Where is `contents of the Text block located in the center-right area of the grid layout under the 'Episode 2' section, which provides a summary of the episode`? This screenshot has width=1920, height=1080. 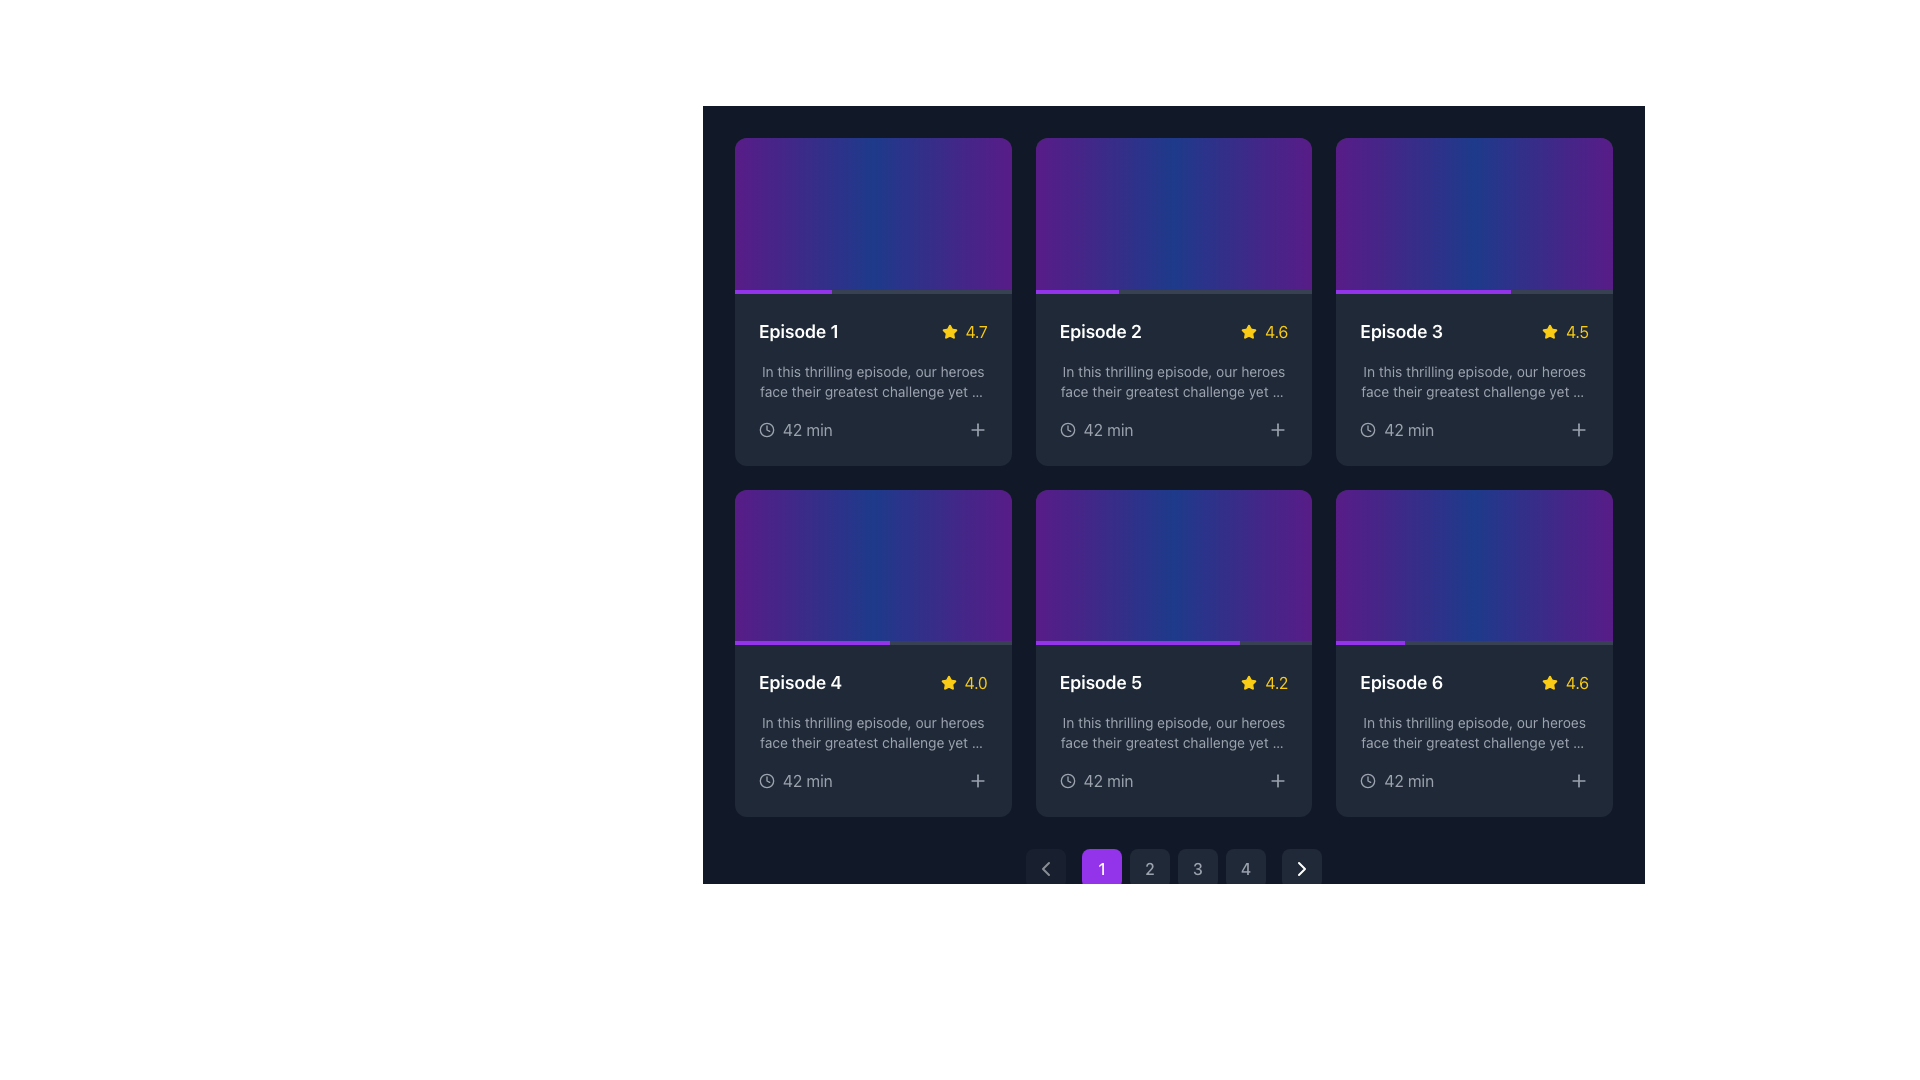 contents of the Text block located in the center-right area of the grid layout under the 'Episode 2' section, which provides a summary of the episode is located at coordinates (1174, 381).